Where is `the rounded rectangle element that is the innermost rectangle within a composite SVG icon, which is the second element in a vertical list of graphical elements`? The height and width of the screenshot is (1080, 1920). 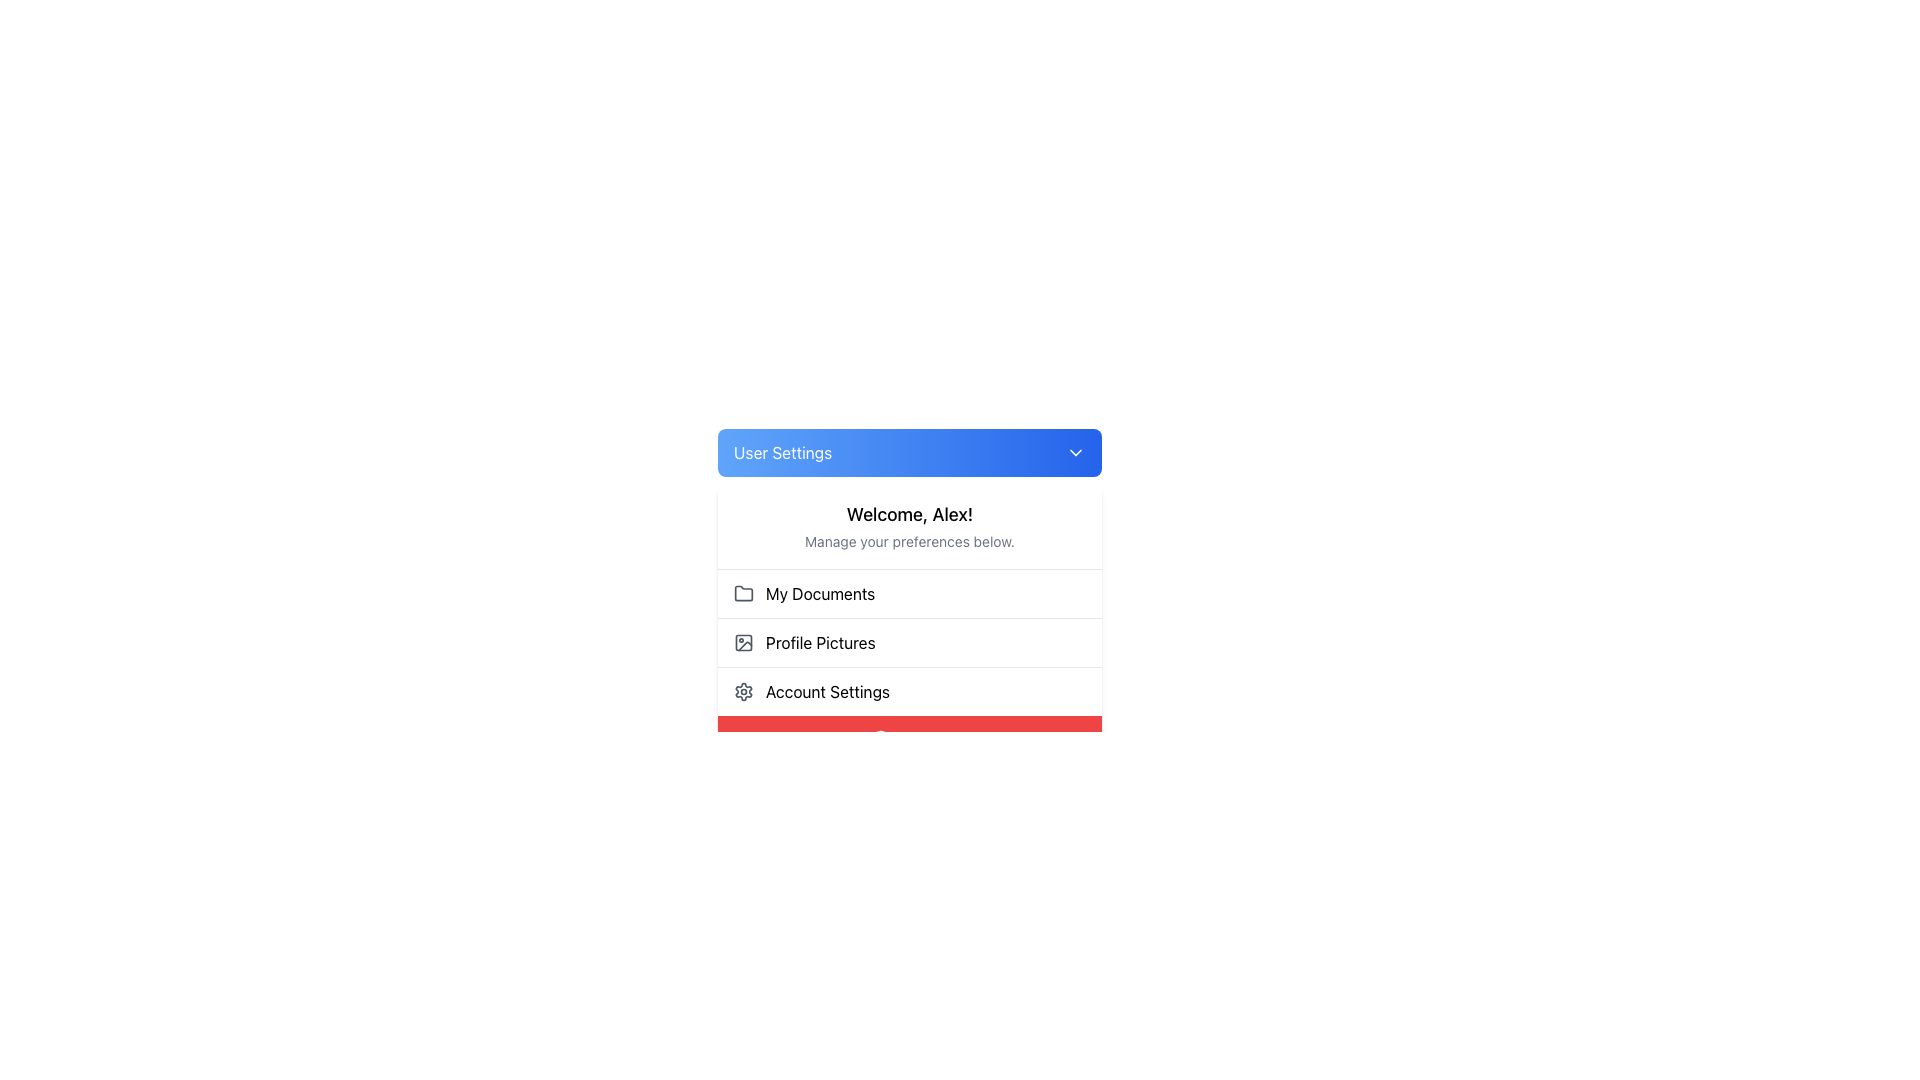 the rounded rectangle element that is the innermost rectangle within a composite SVG icon, which is the second element in a vertical list of graphical elements is located at coordinates (743, 643).